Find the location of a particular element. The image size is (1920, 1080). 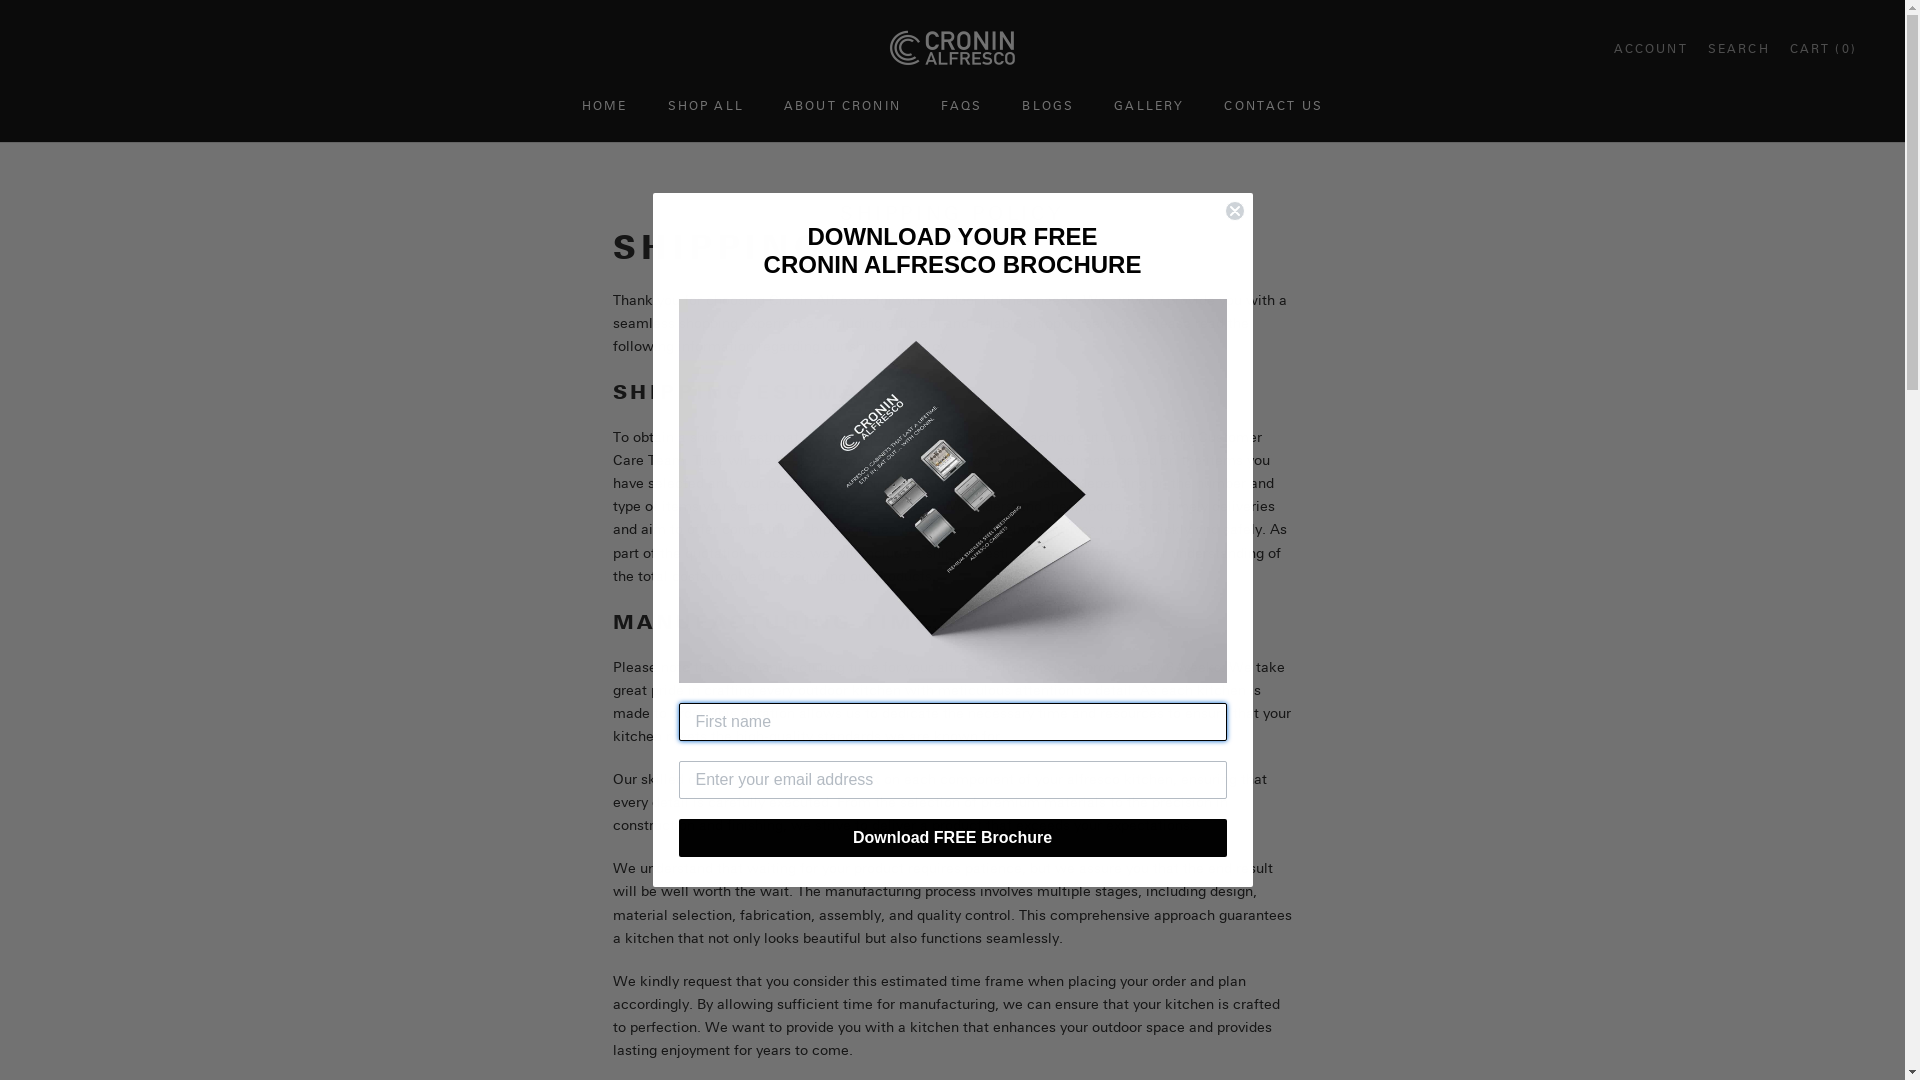

'FAQS' is located at coordinates (961, 107).